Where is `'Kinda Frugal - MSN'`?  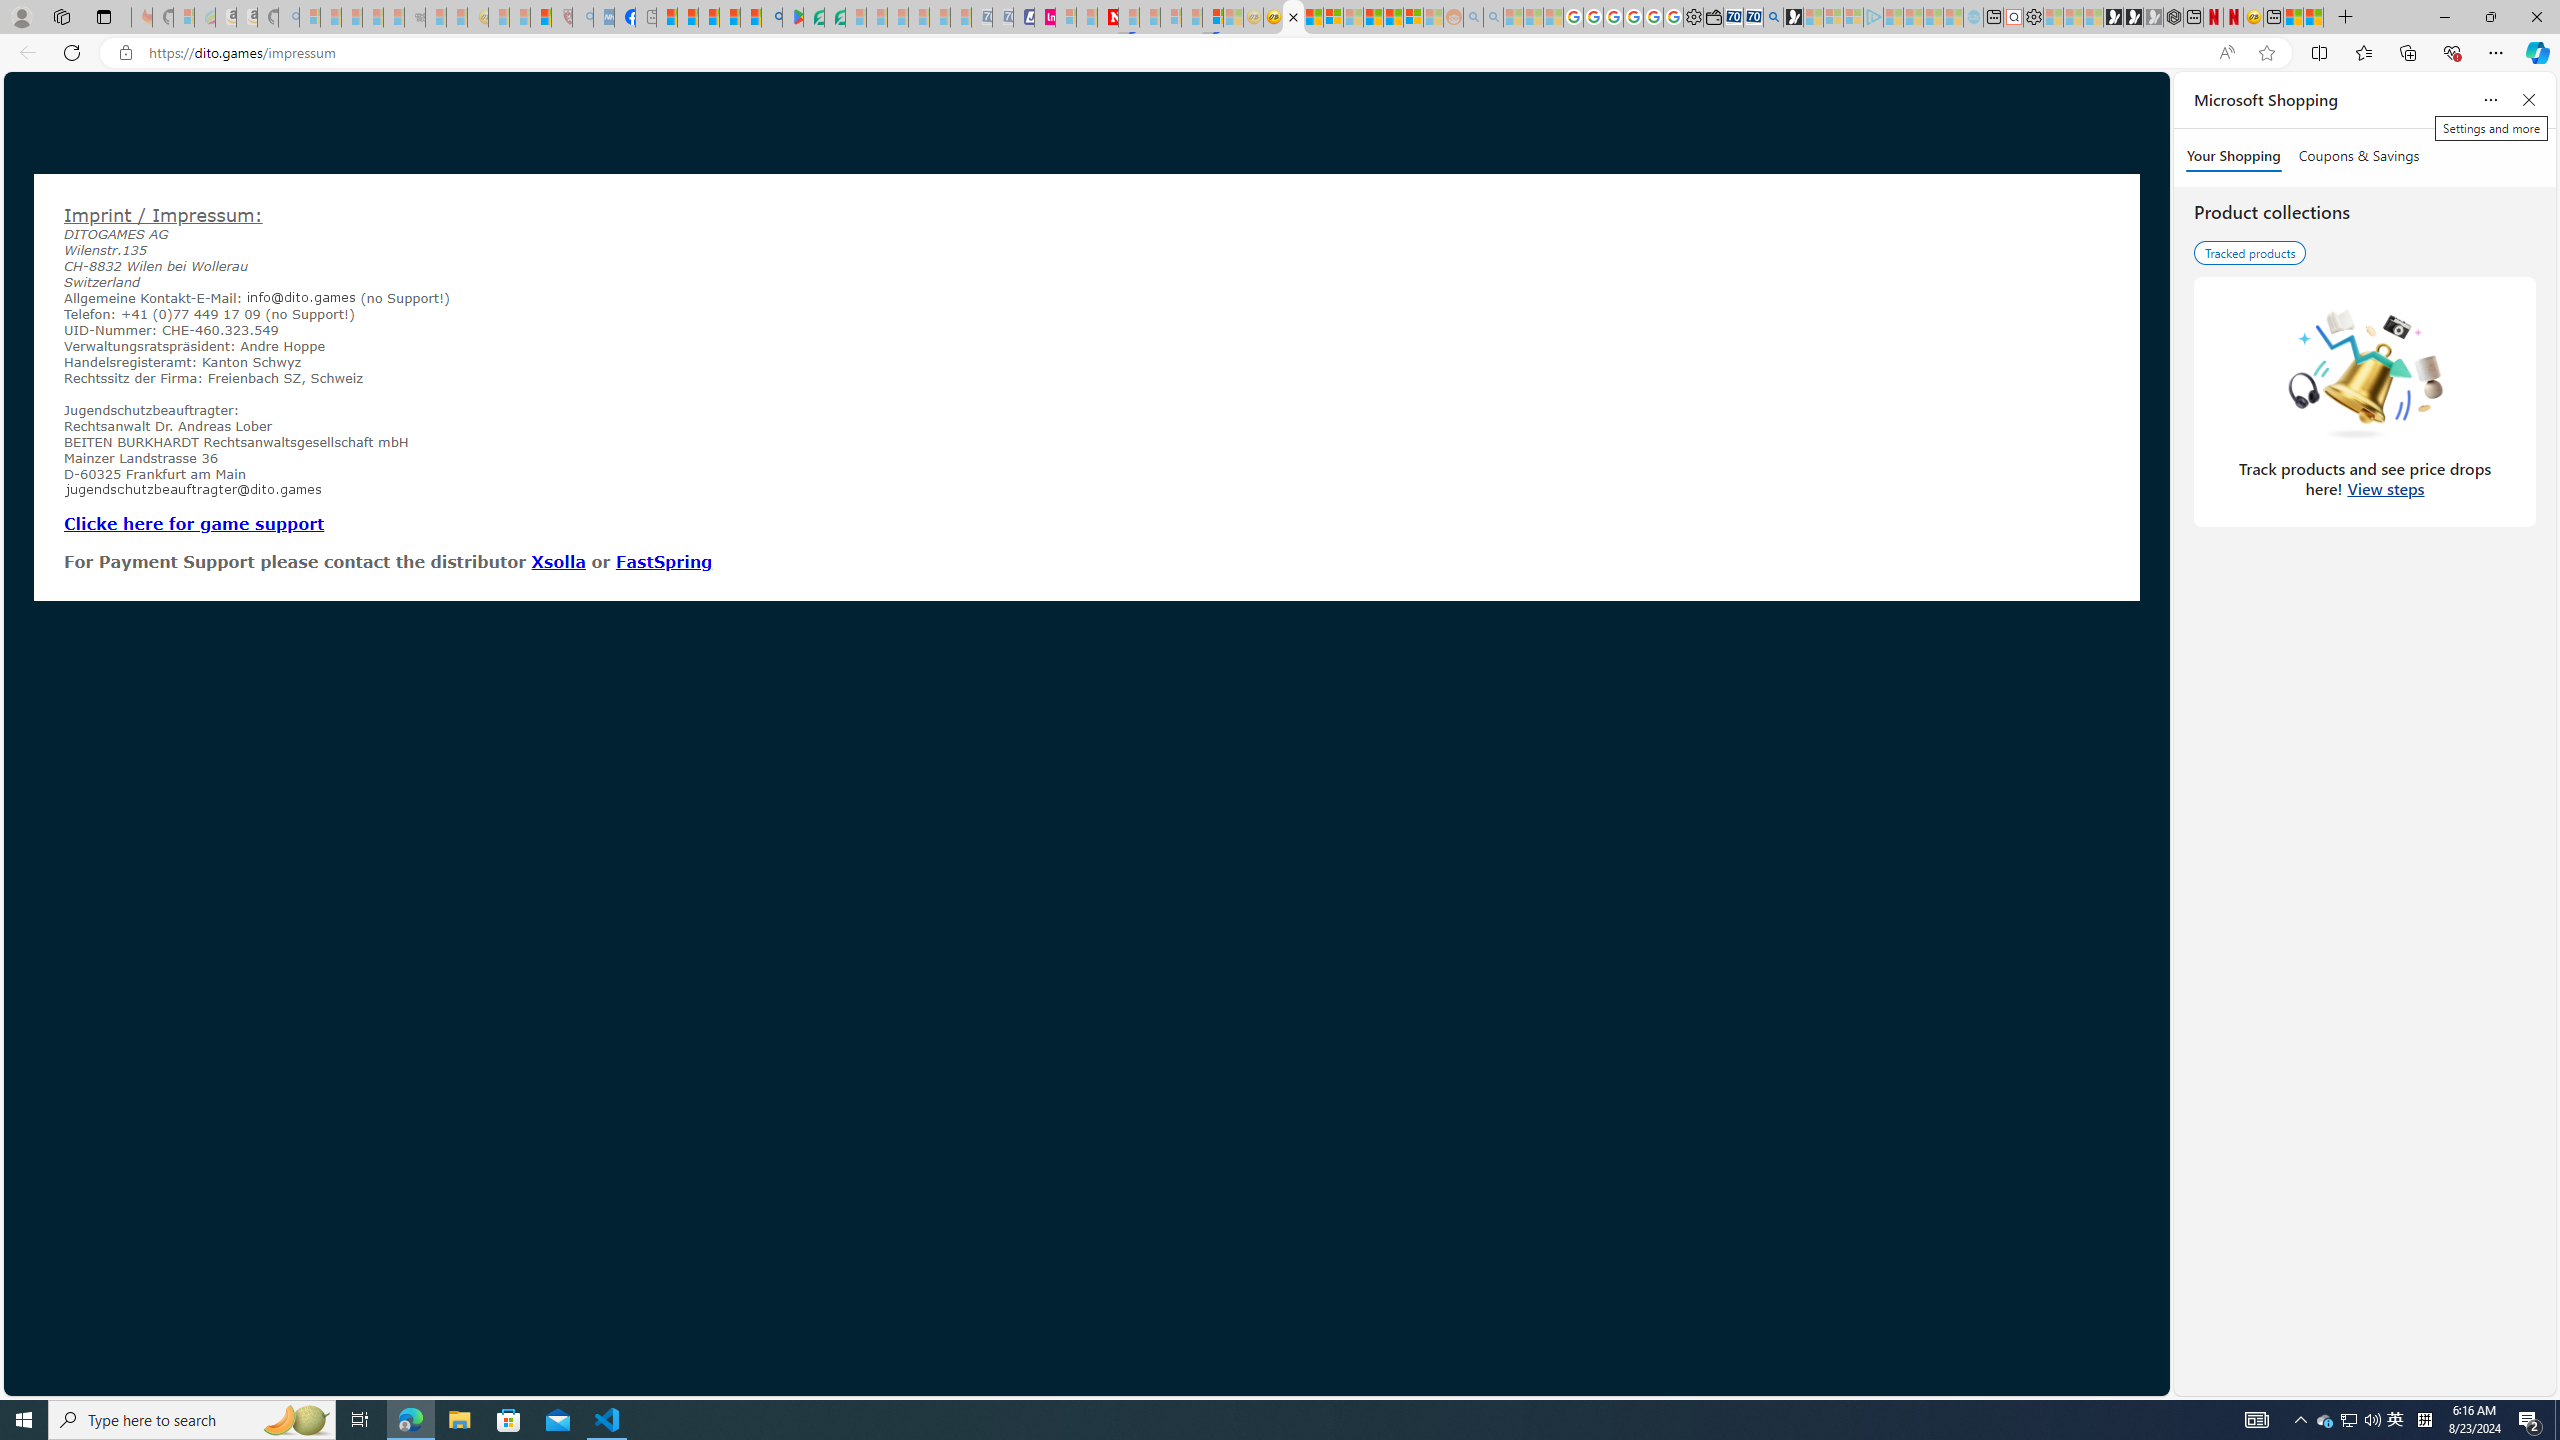 'Kinda Frugal - MSN' is located at coordinates (1393, 16).